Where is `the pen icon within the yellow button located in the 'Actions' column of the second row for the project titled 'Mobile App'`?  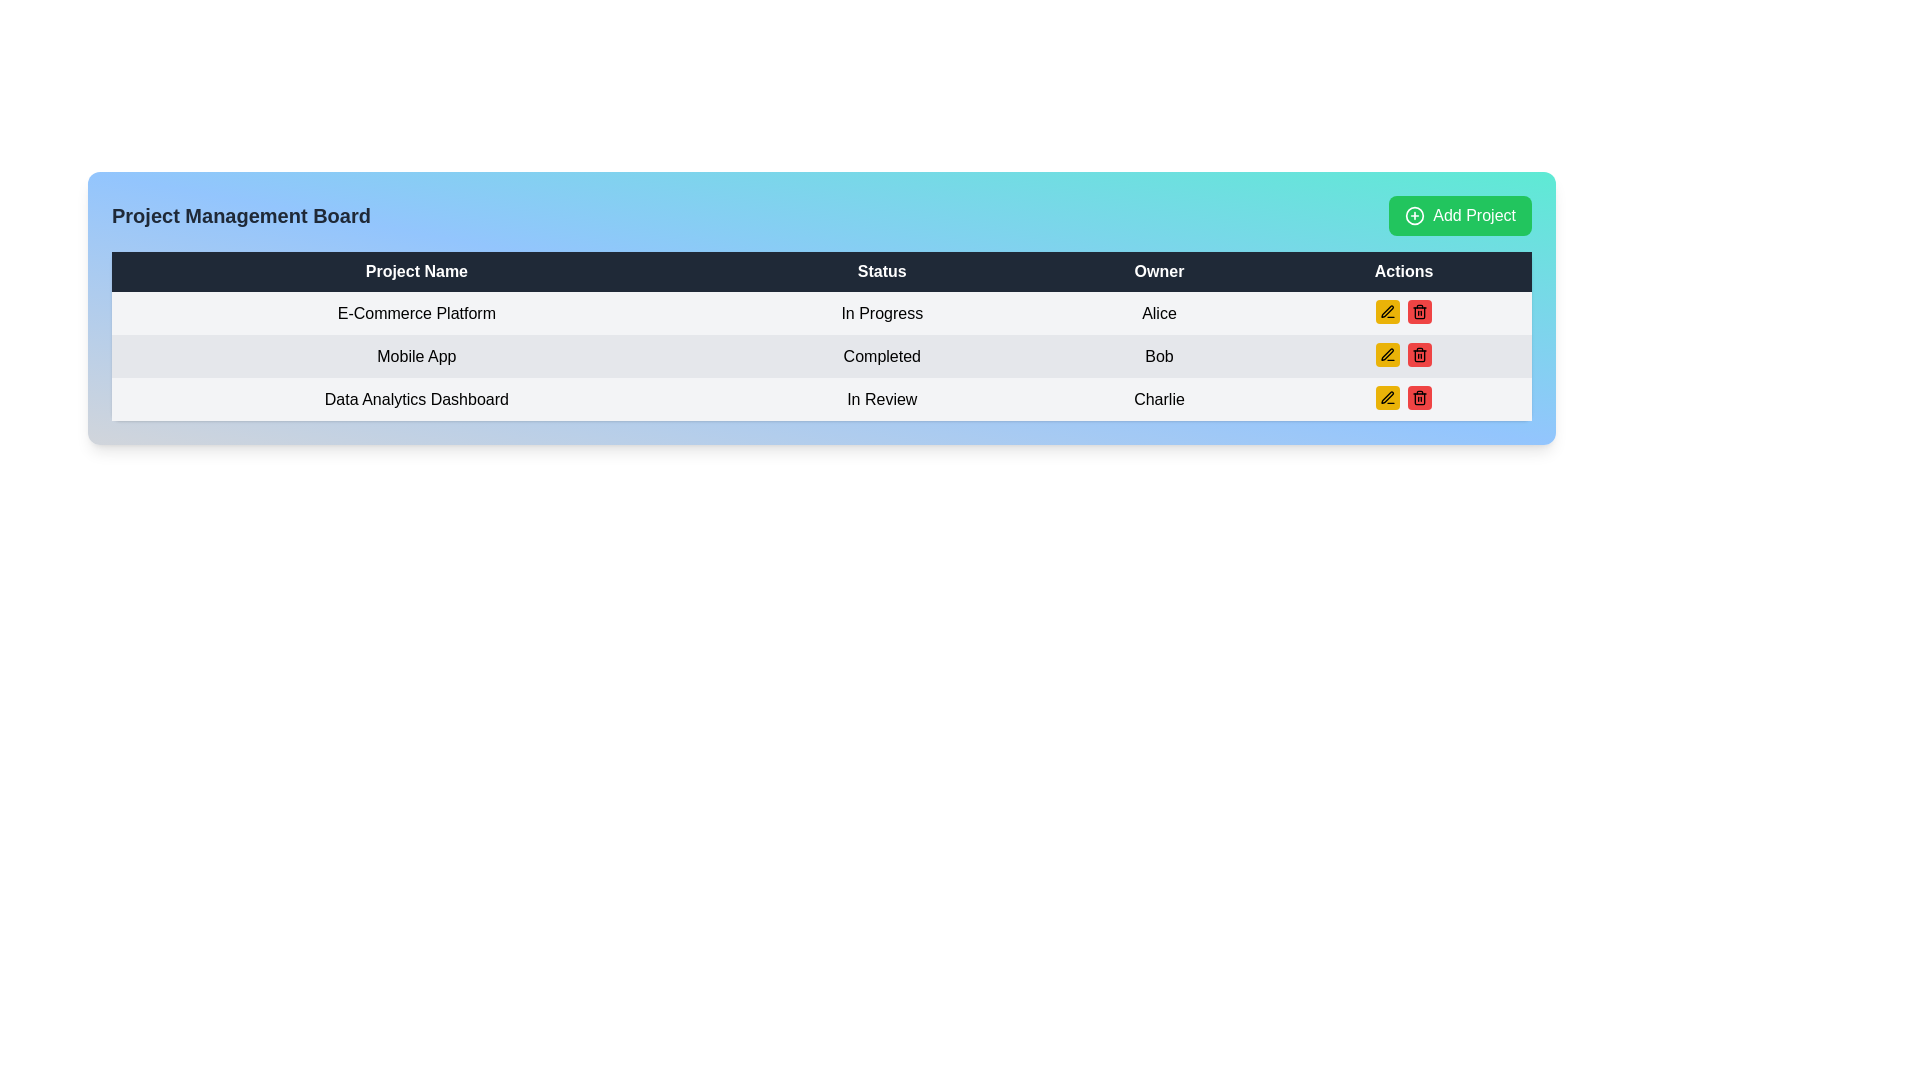 the pen icon within the yellow button located in the 'Actions' column of the second row for the project titled 'Mobile App' is located at coordinates (1386, 353).